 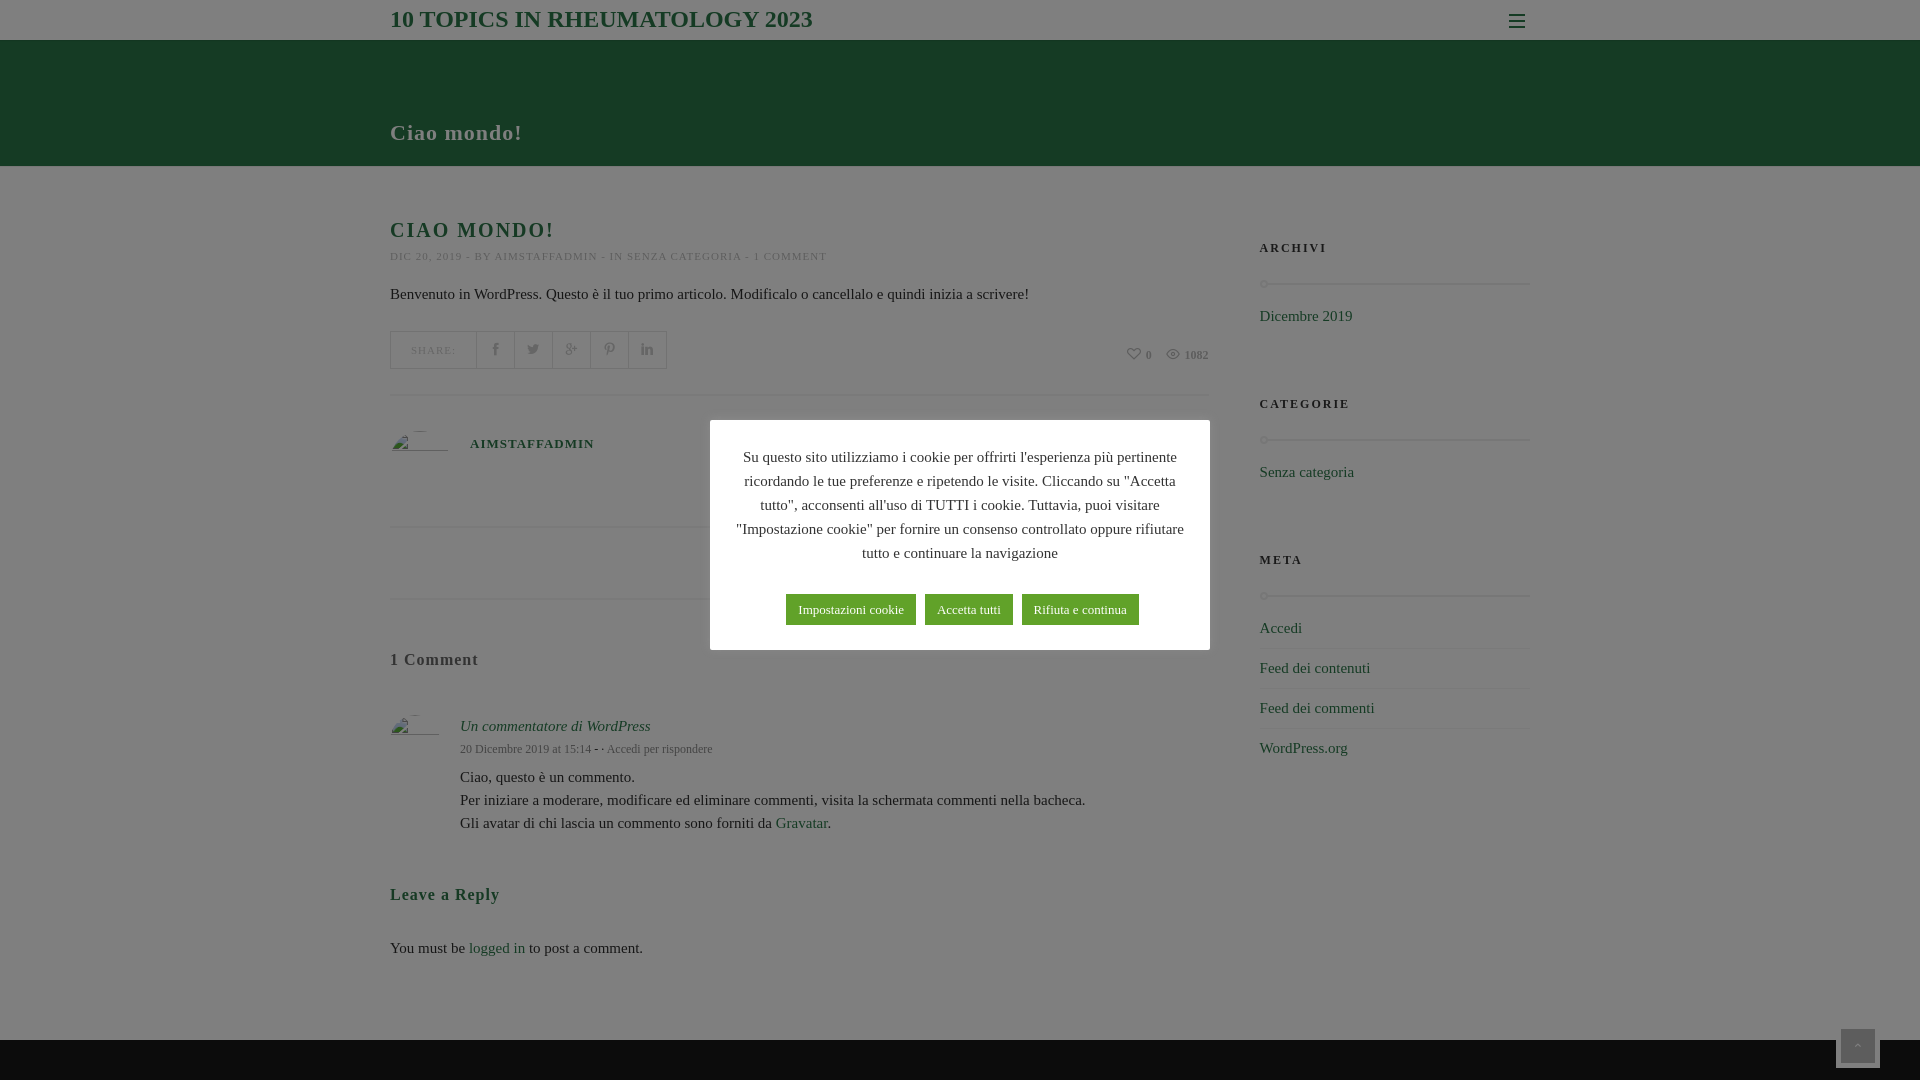 What do you see at coordinates (605, 748) in the screenshot?
I see `'Accedi per rispondere'` at bounding box center [605, 748].